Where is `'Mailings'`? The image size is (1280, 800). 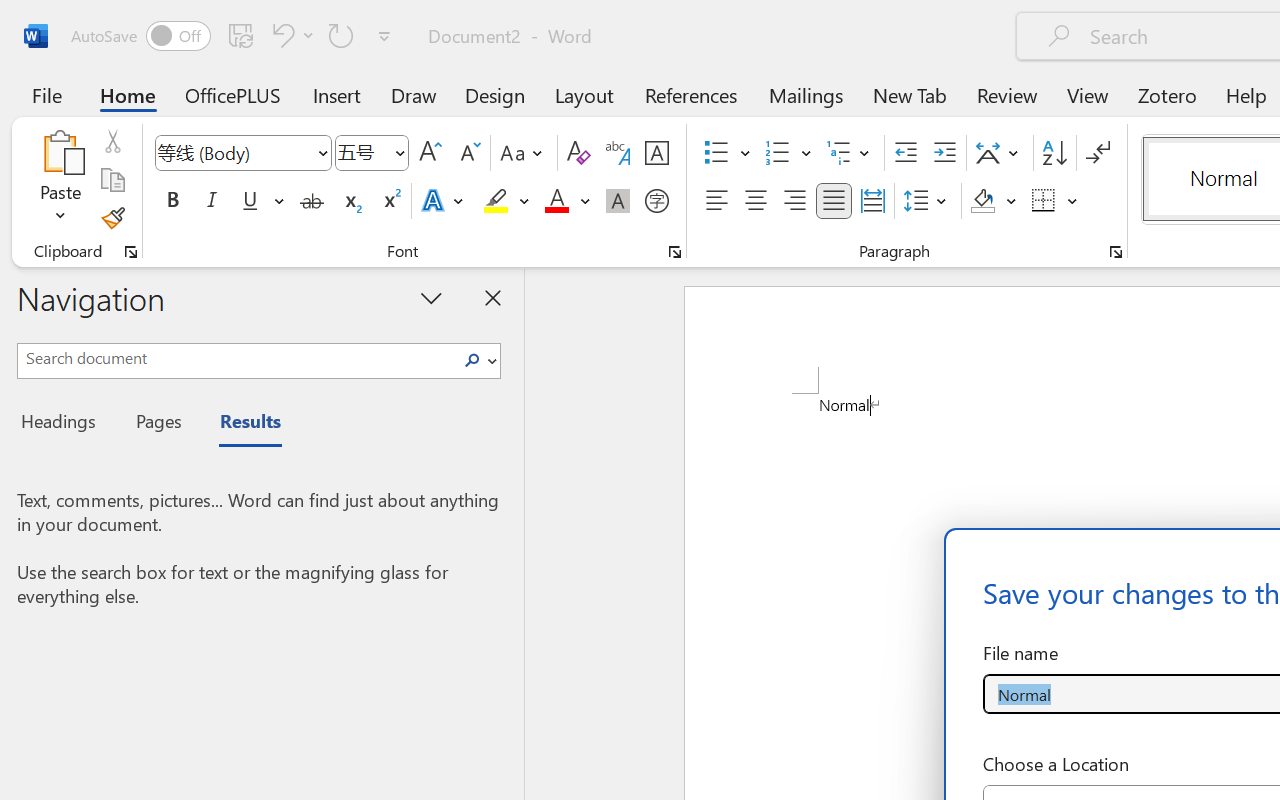
'Mailings' is located at coordinates (806, 94).